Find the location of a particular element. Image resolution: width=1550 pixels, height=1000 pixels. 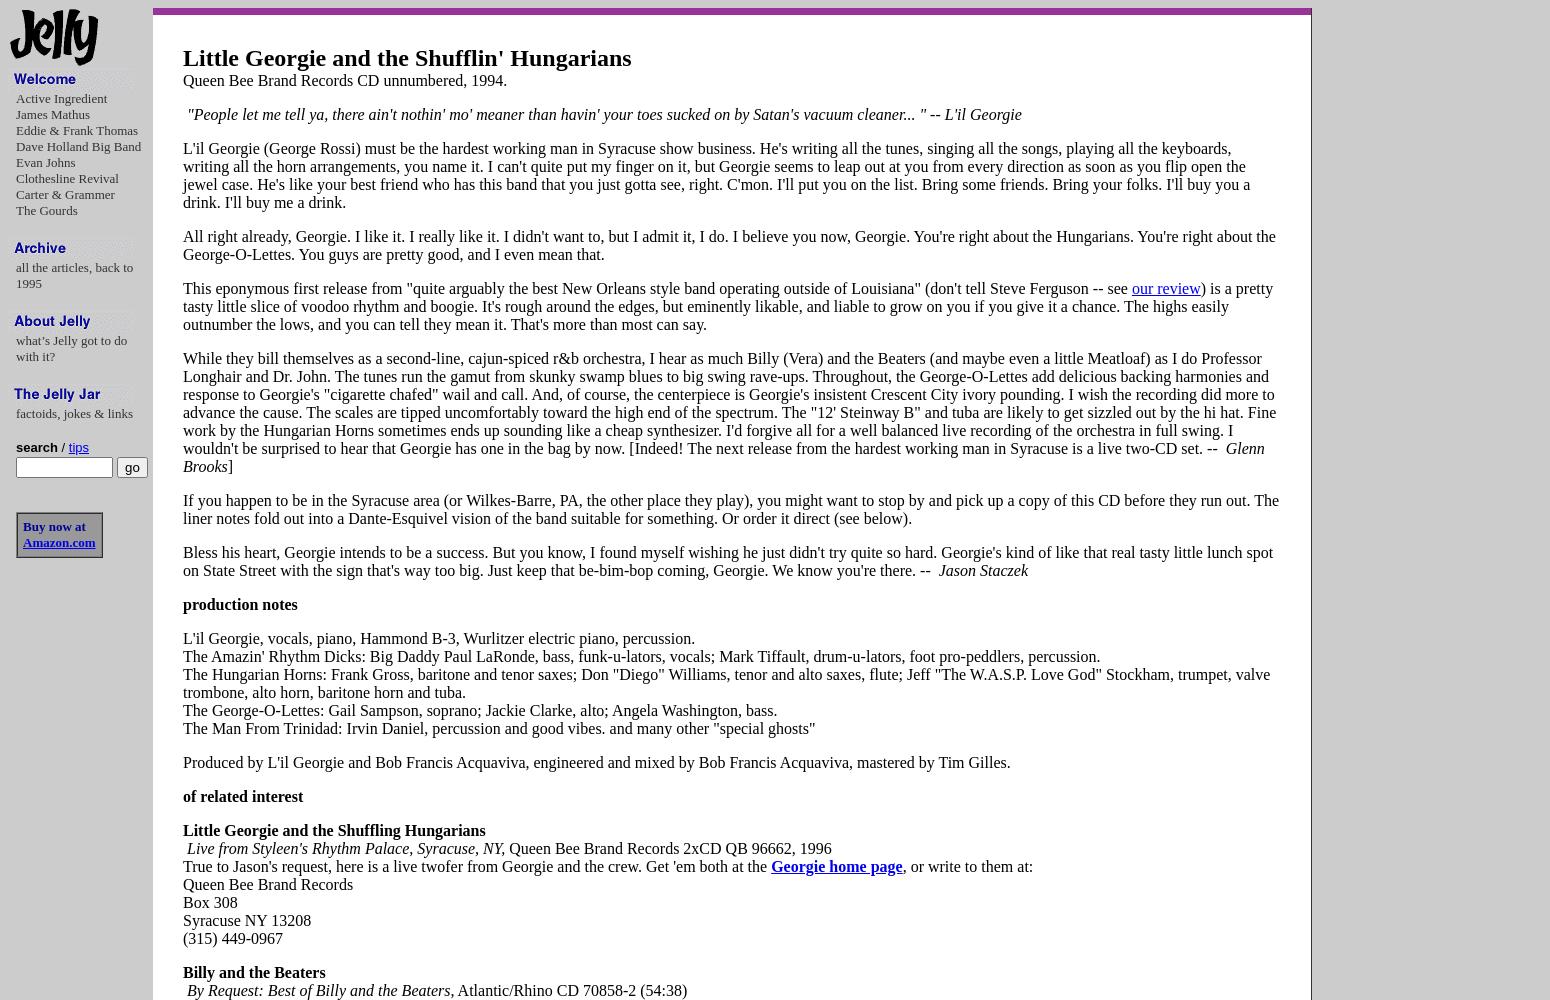

', or 
			write to them at:' is located at coordinates (966, 865).